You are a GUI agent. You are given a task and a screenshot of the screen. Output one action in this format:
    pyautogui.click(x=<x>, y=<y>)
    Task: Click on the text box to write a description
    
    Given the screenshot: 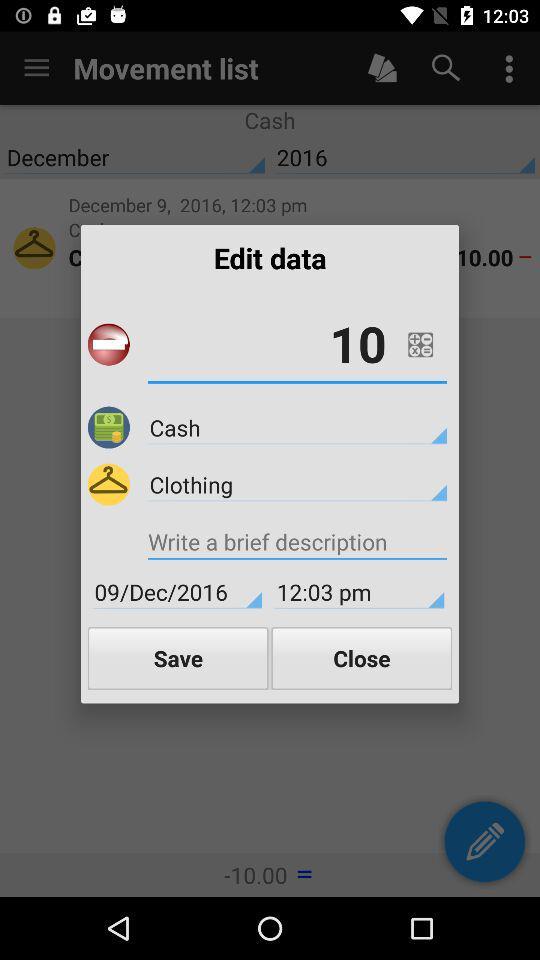 What is the action you would take?
    pyautogui.click(x=296, y=544)
    